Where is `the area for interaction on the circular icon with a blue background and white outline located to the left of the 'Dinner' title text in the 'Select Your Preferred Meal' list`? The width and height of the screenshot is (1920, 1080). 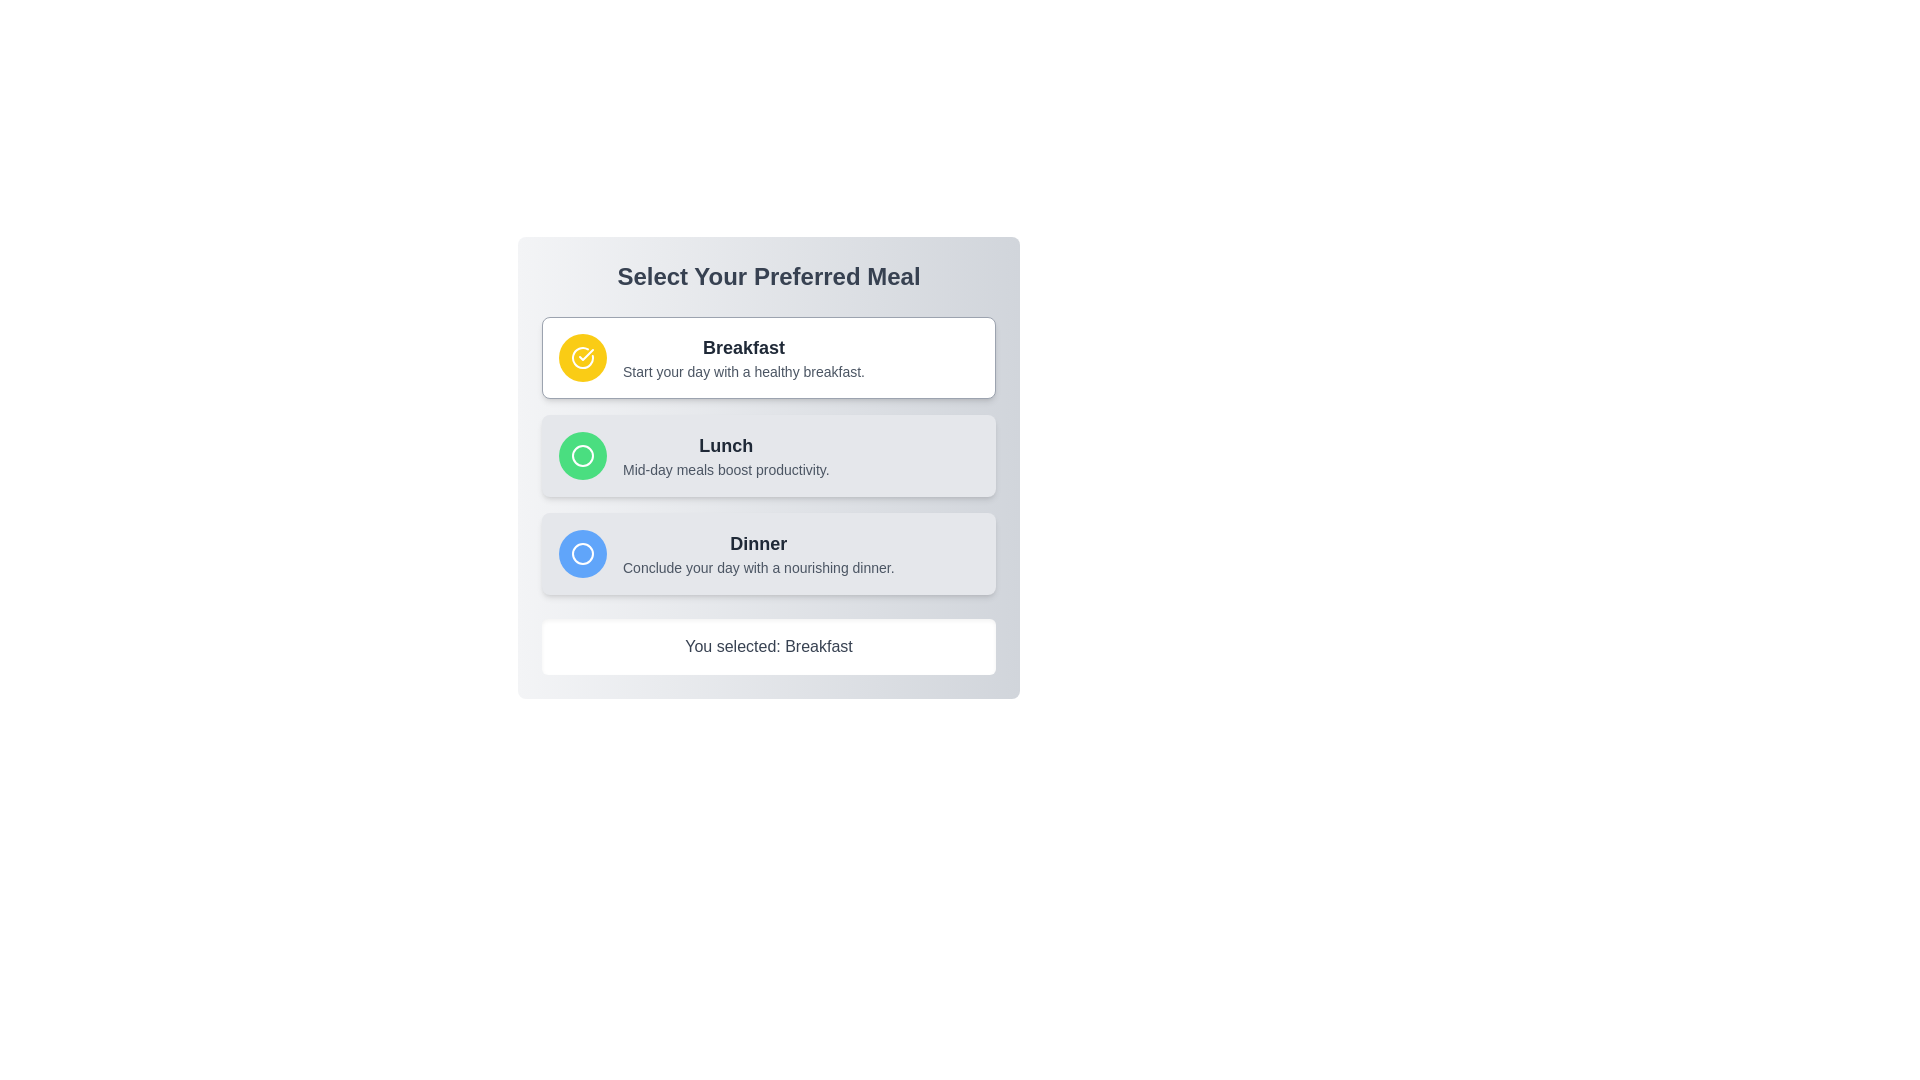 the area for interaction on the circular icon with a blue background and white outline located to the left of the 'Dinner' title text in the 'Select Your Preferred Meal' list is located at coordinates (581, 554).